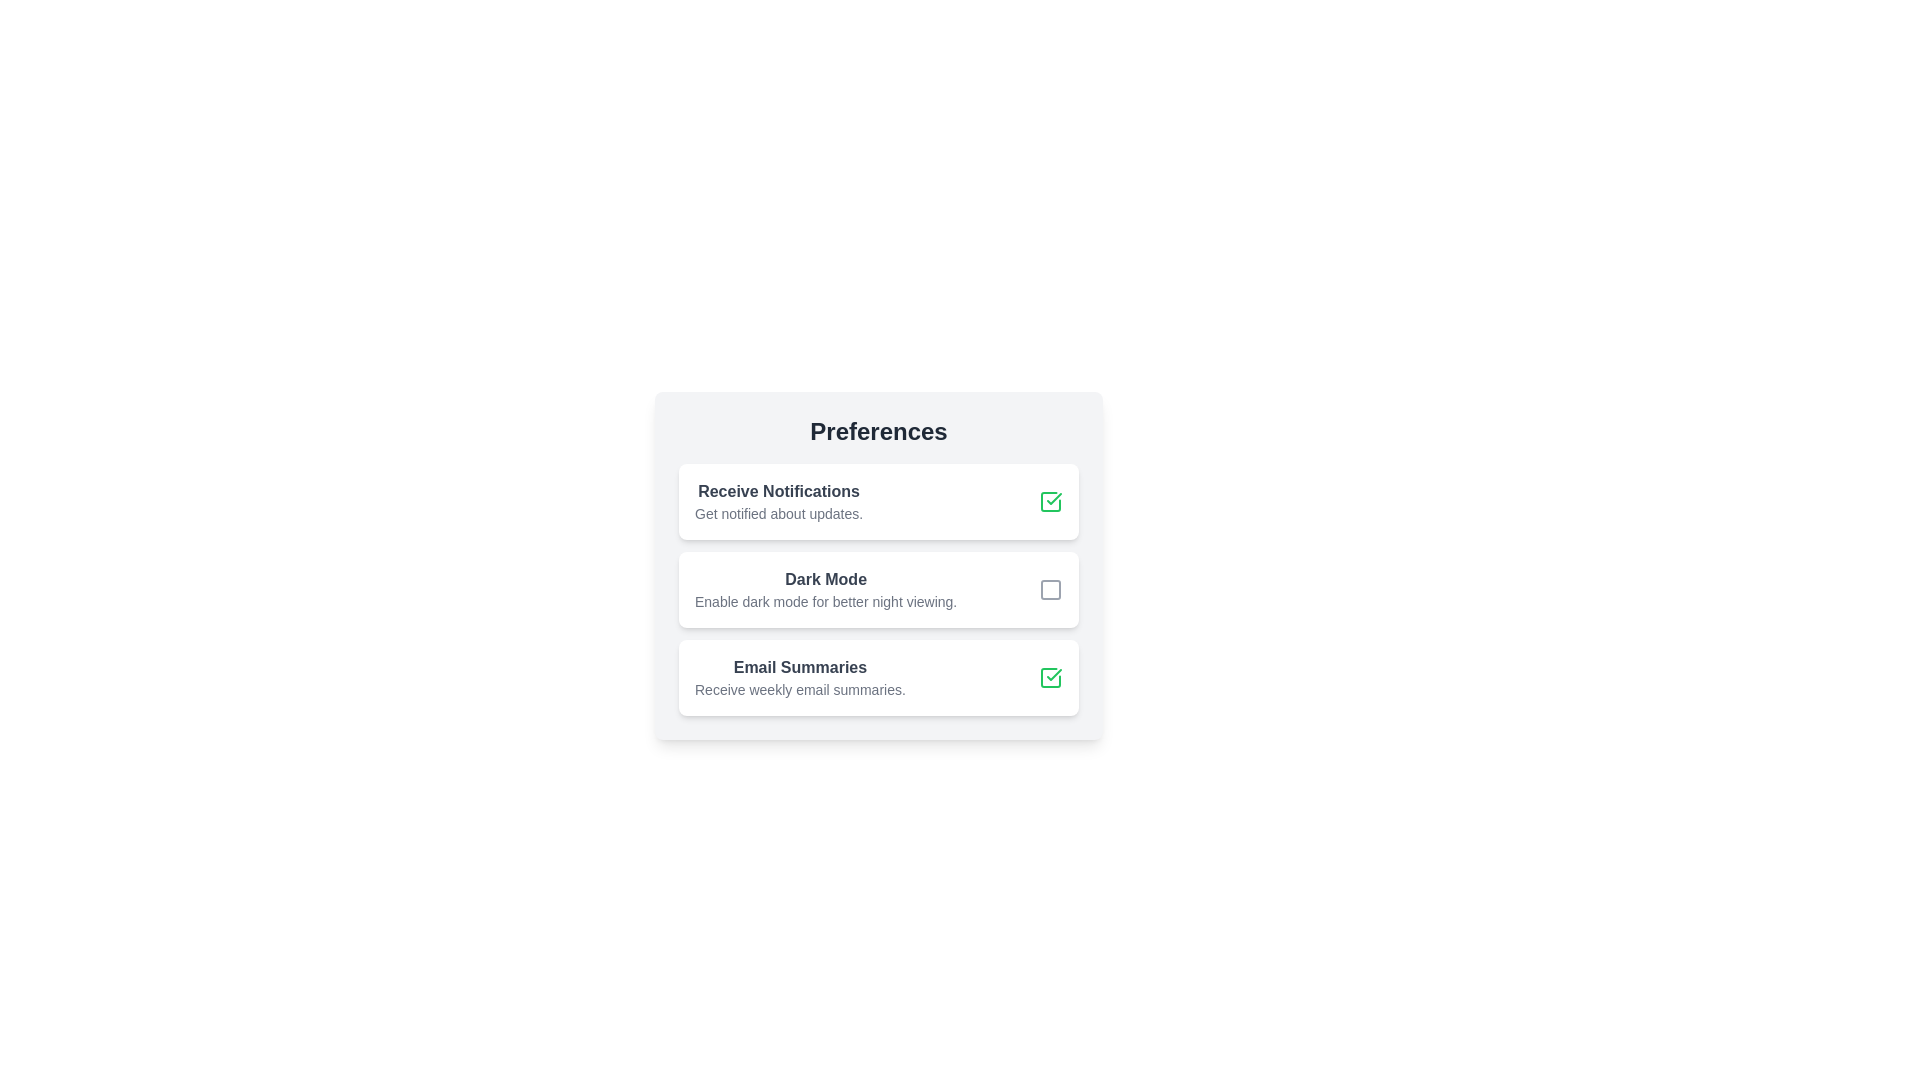  What do you see at coordinates (878, 589) in the screenshot?
I see `the checkbox of the 'Dark Mode' toggleable list item` at bounding box center [878, 589].